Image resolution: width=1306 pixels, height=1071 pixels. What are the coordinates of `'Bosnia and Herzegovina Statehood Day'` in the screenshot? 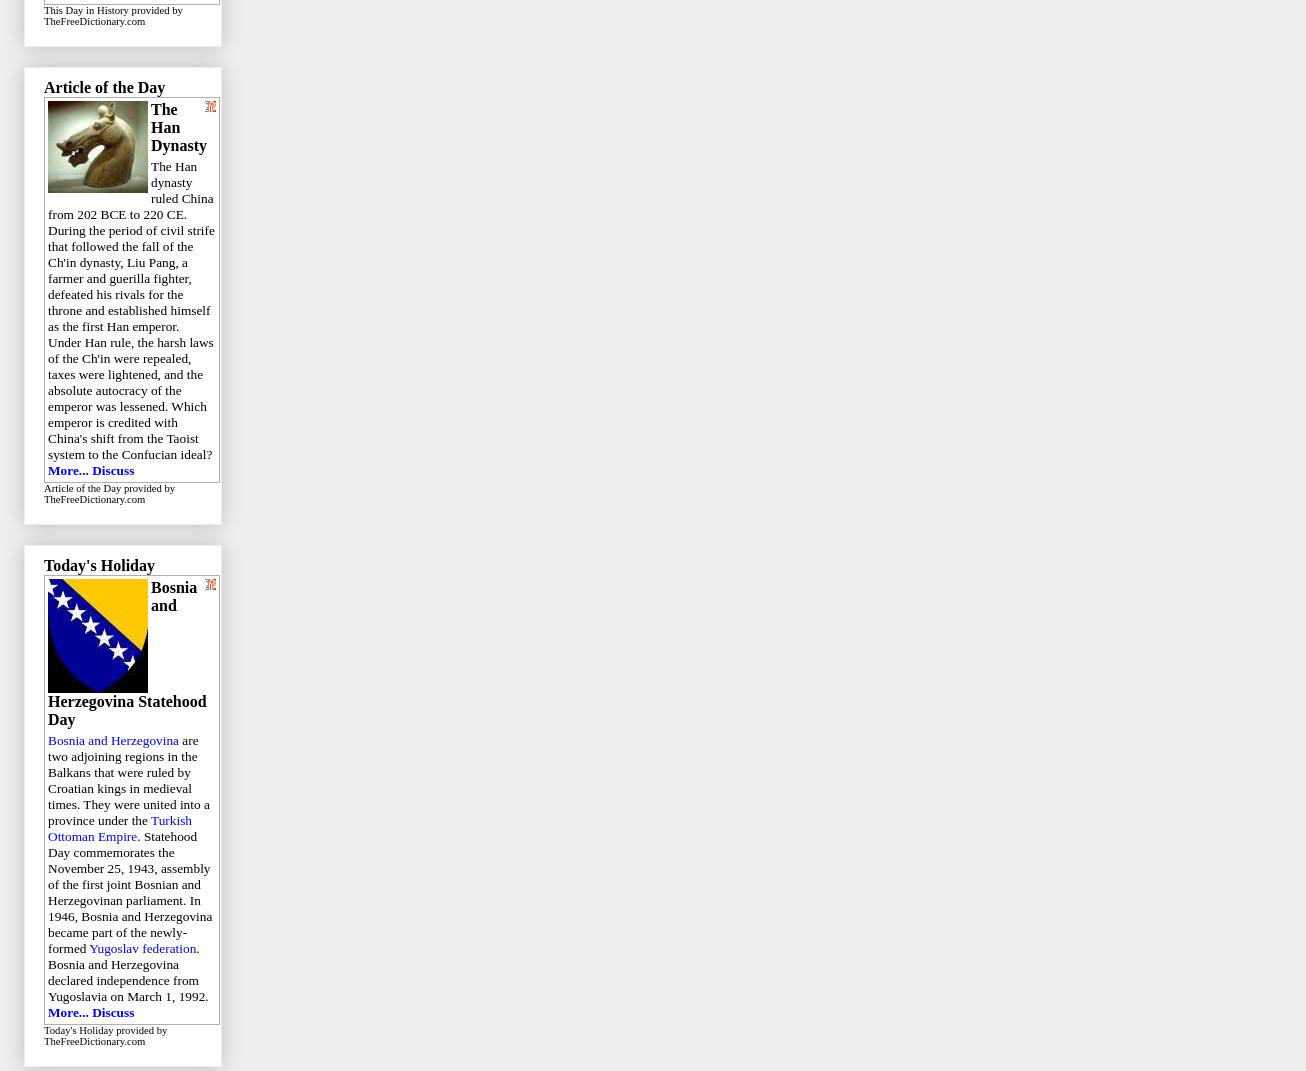 It's located at (125, 652).